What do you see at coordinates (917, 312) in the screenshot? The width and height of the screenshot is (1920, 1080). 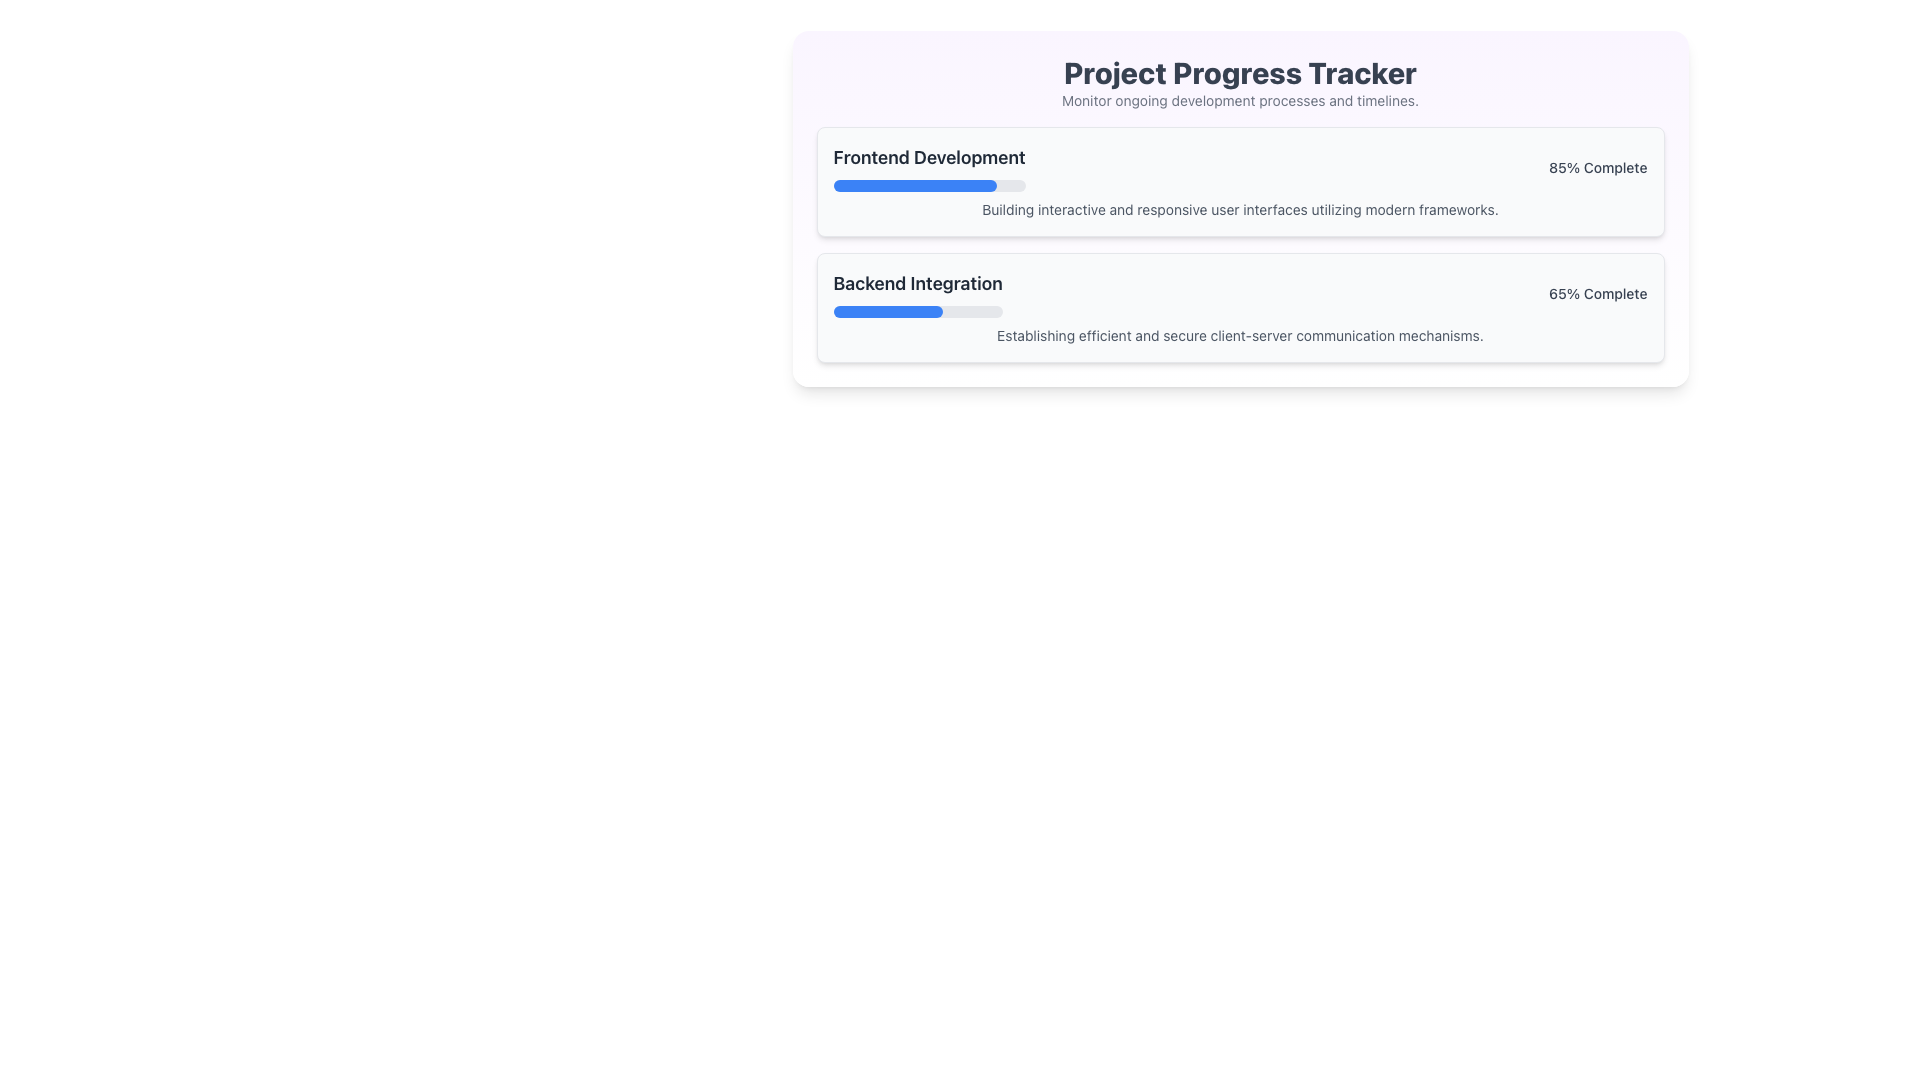 I see `the Progress Bar element located underneath the 'Backend Integration' text, which is styled with a gray background and blue fill indicating 65% completion` at bounding box center [917, 312].